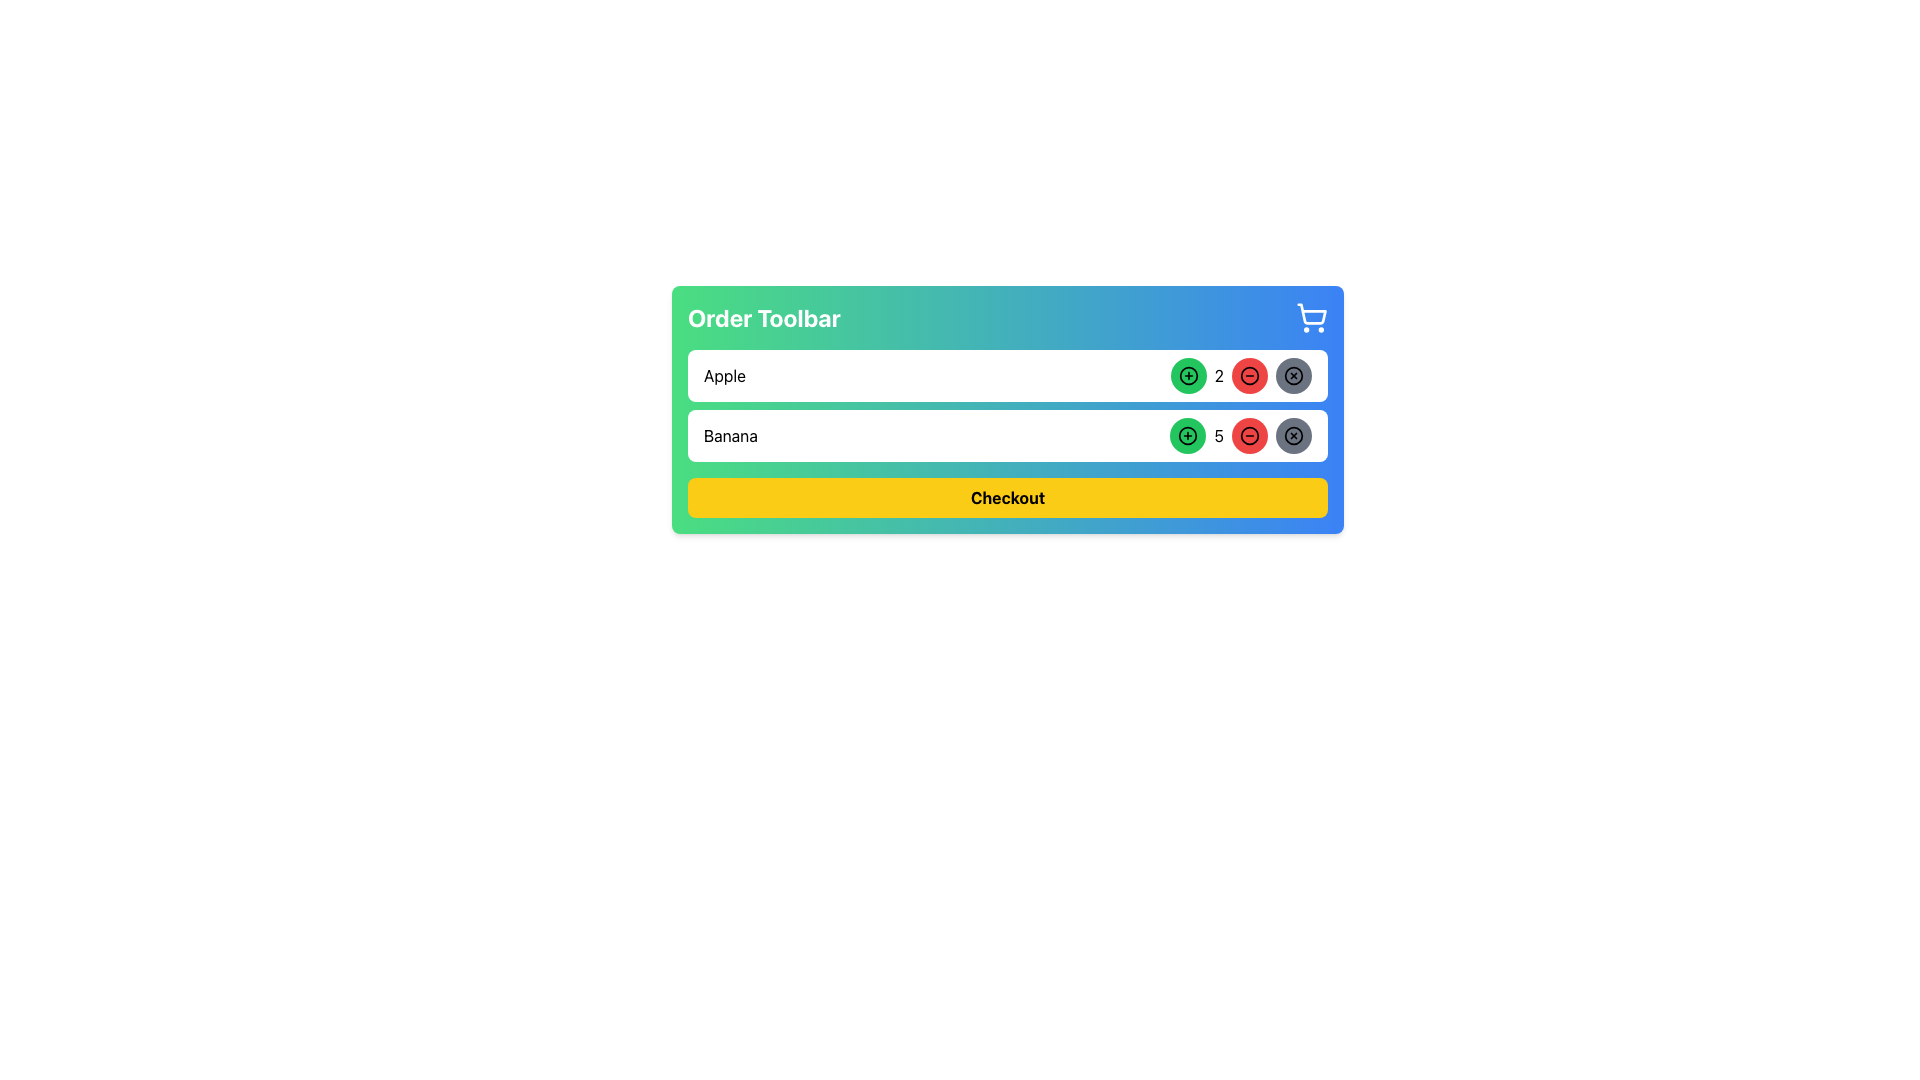 This screenshot has height=1080, width=1920. Describe the element at coordinates (1294, 434) in the screenshot. I see `the circular gray icon button located to the right of the decrement button in the quantity control section adjacent to the 'Banana' item row` at that location.